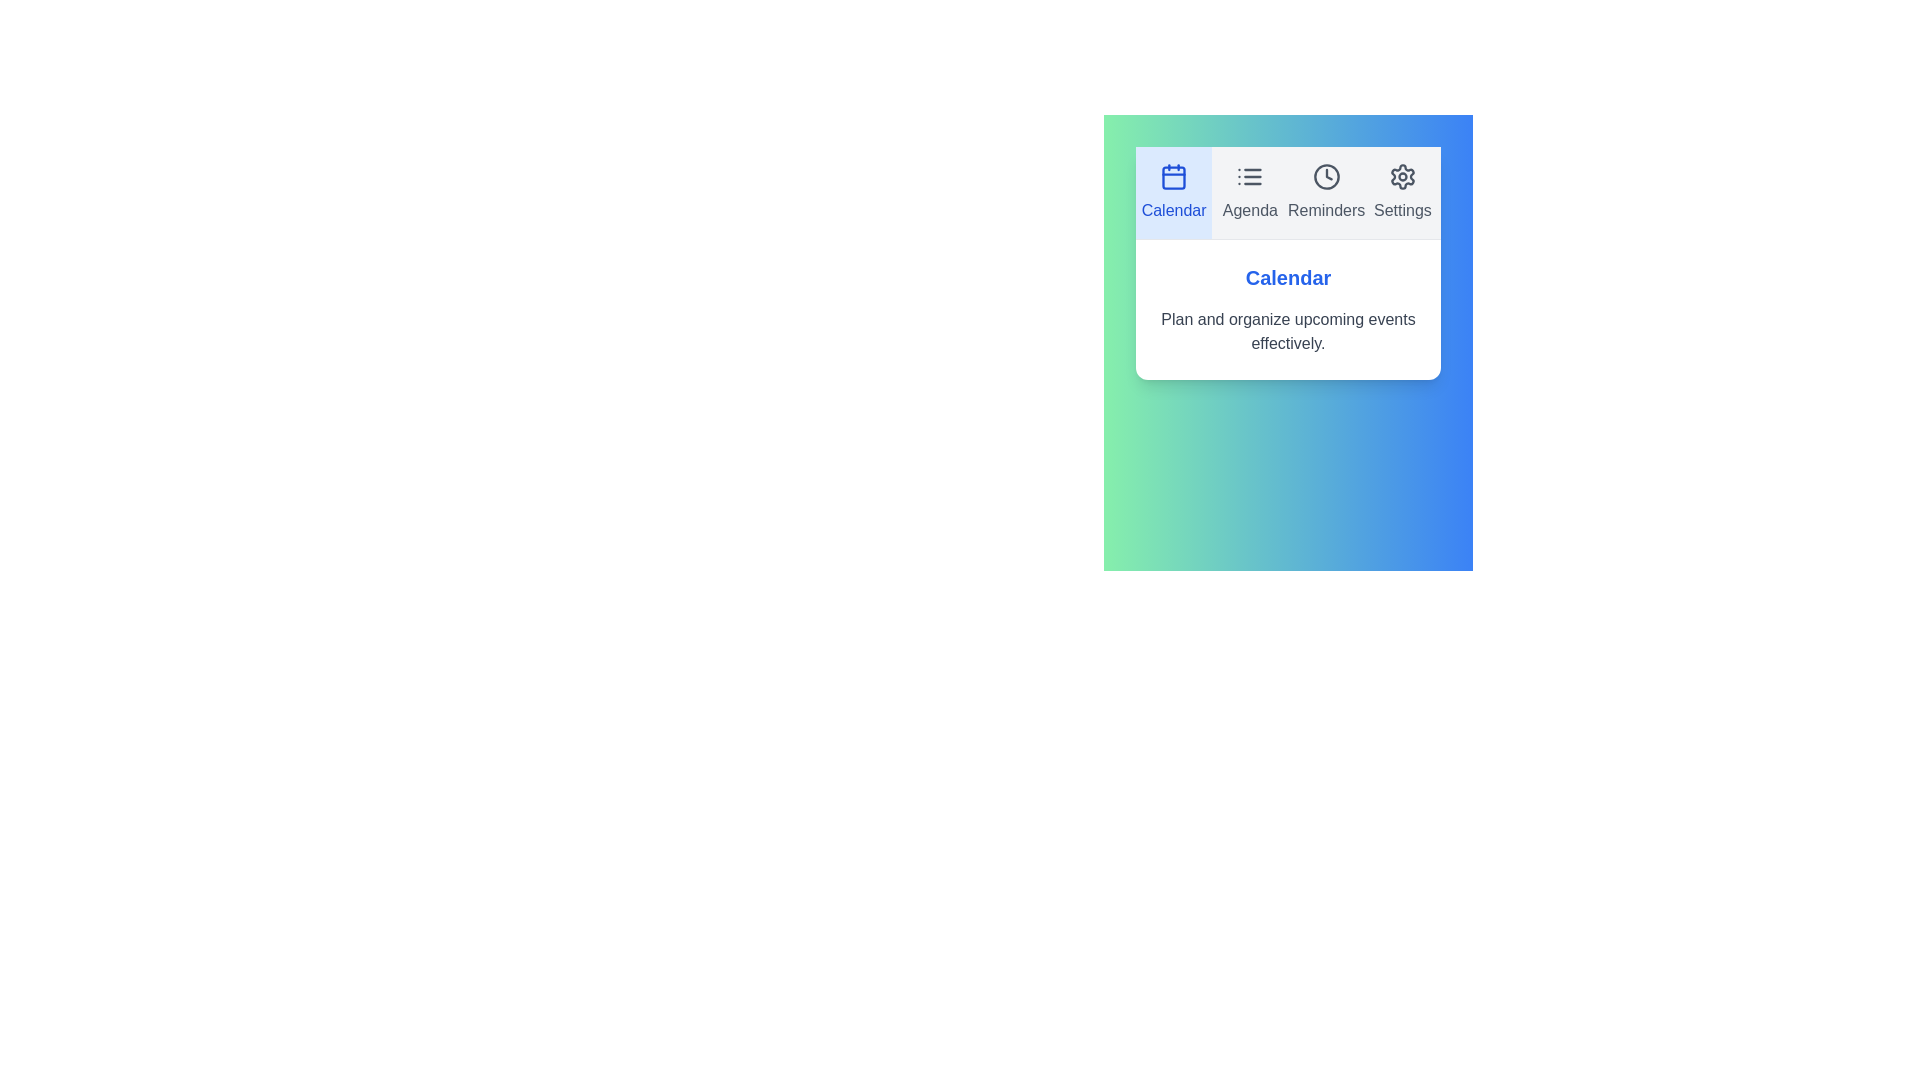 The width and height of the screenshot is (1920, 1080). I want to click on the Settings tab to view its content, so click(1401, 192).